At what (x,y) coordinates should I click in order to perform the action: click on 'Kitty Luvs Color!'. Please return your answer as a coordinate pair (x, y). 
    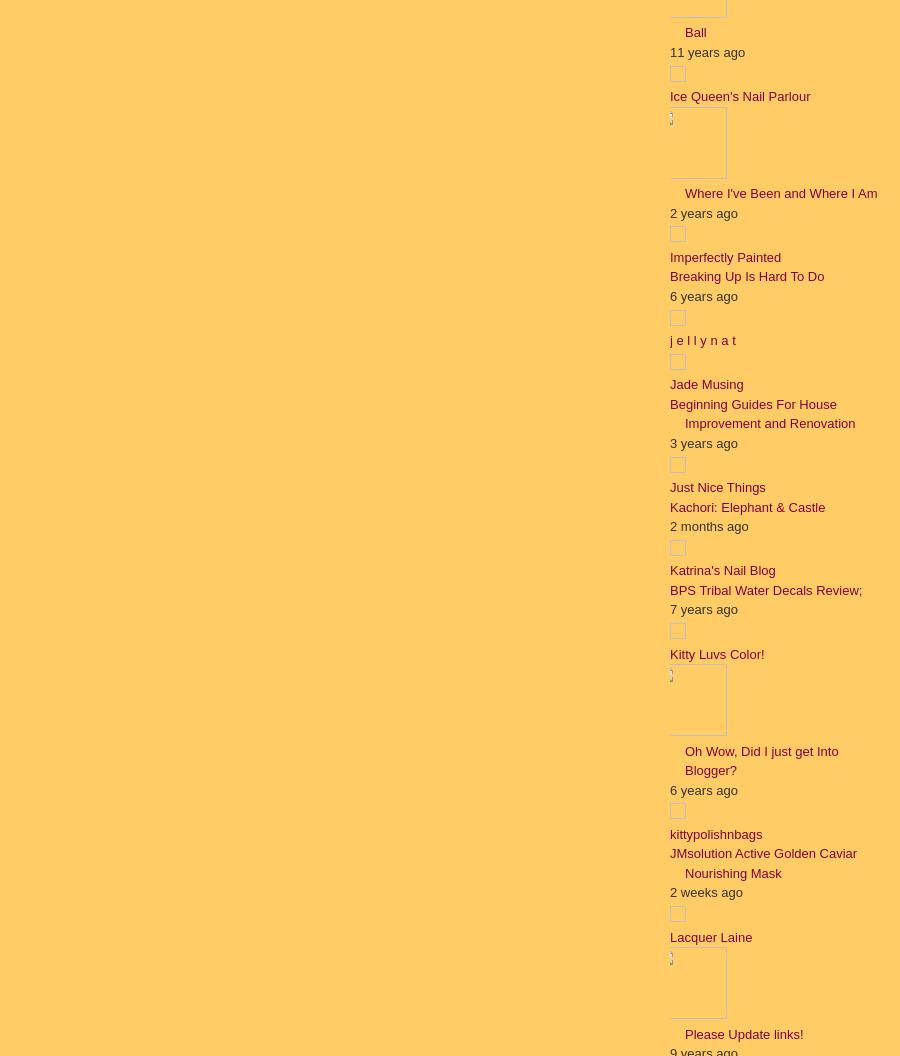
    Looking at the image, I should click on (716, 652).